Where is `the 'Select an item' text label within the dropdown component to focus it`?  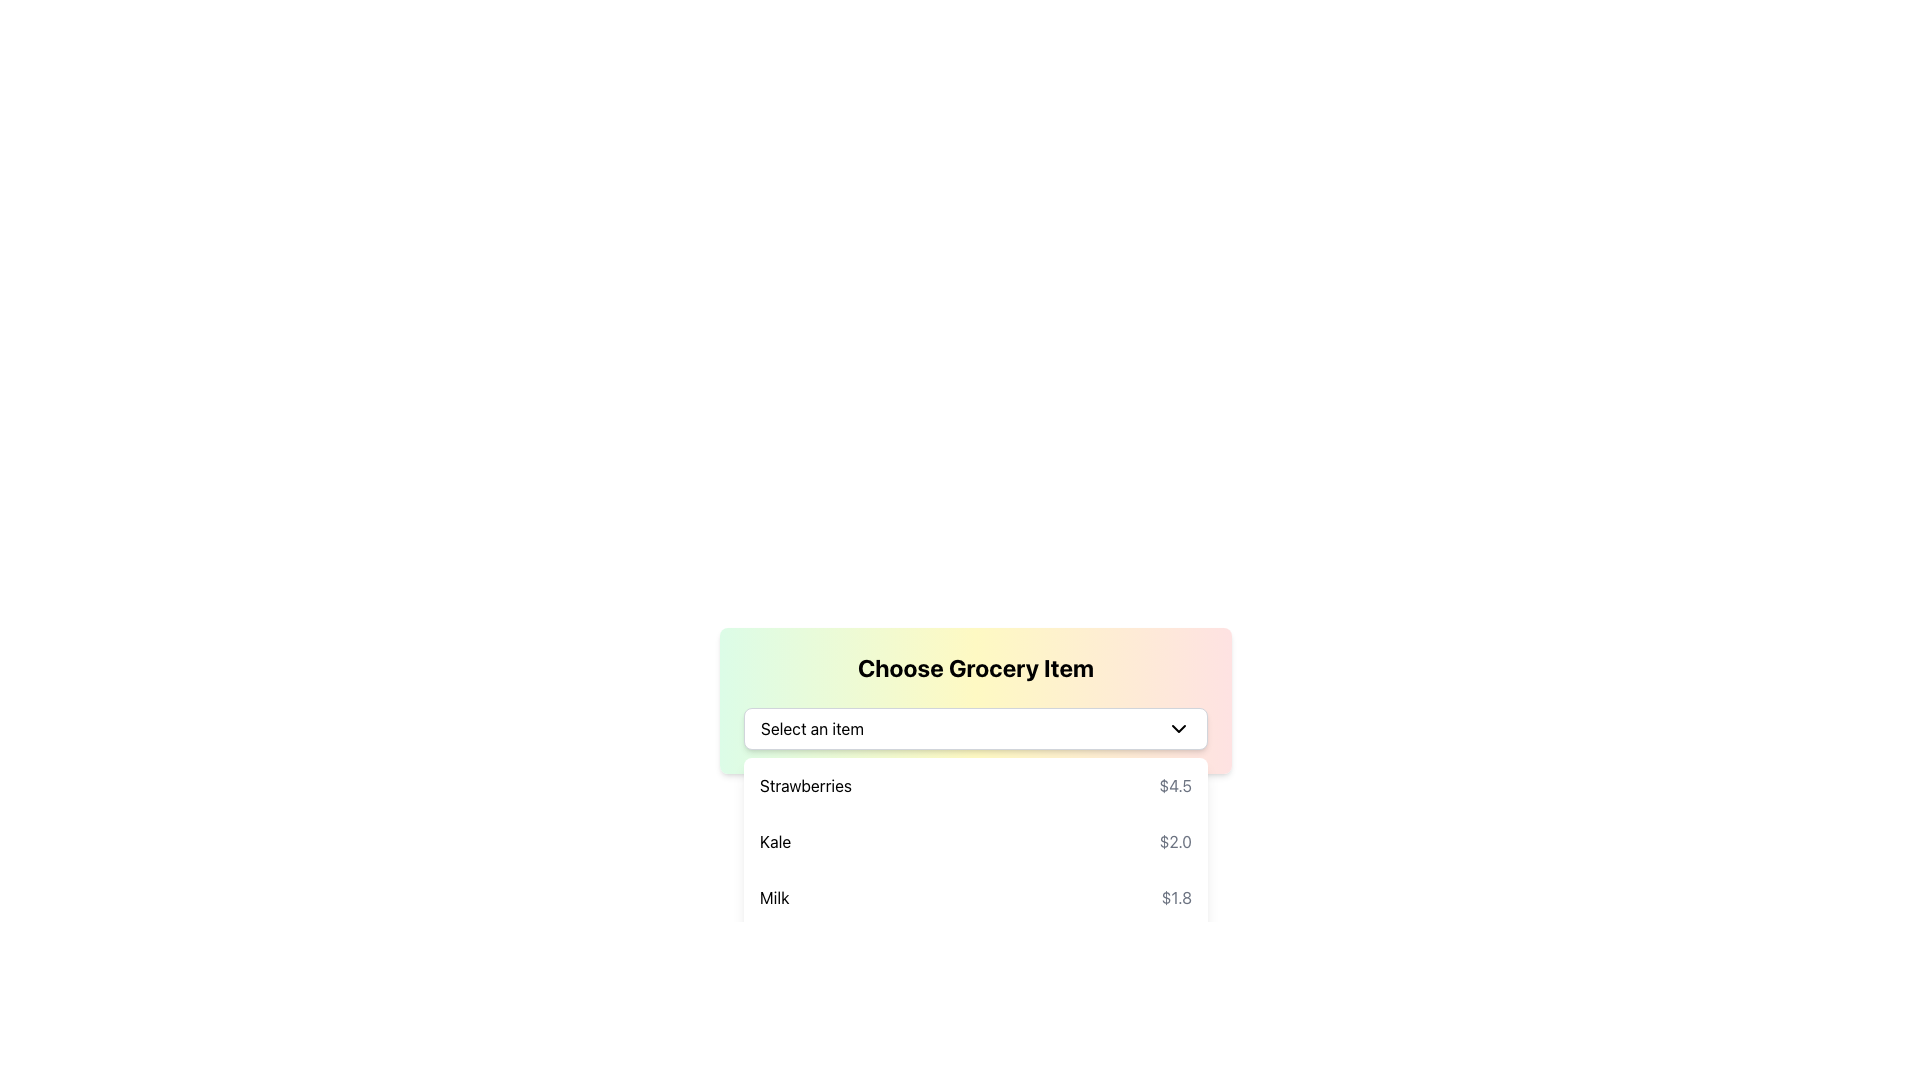
the 'Select an item' text label within the dropdown component to focus it is located at coordinates (812, 729).